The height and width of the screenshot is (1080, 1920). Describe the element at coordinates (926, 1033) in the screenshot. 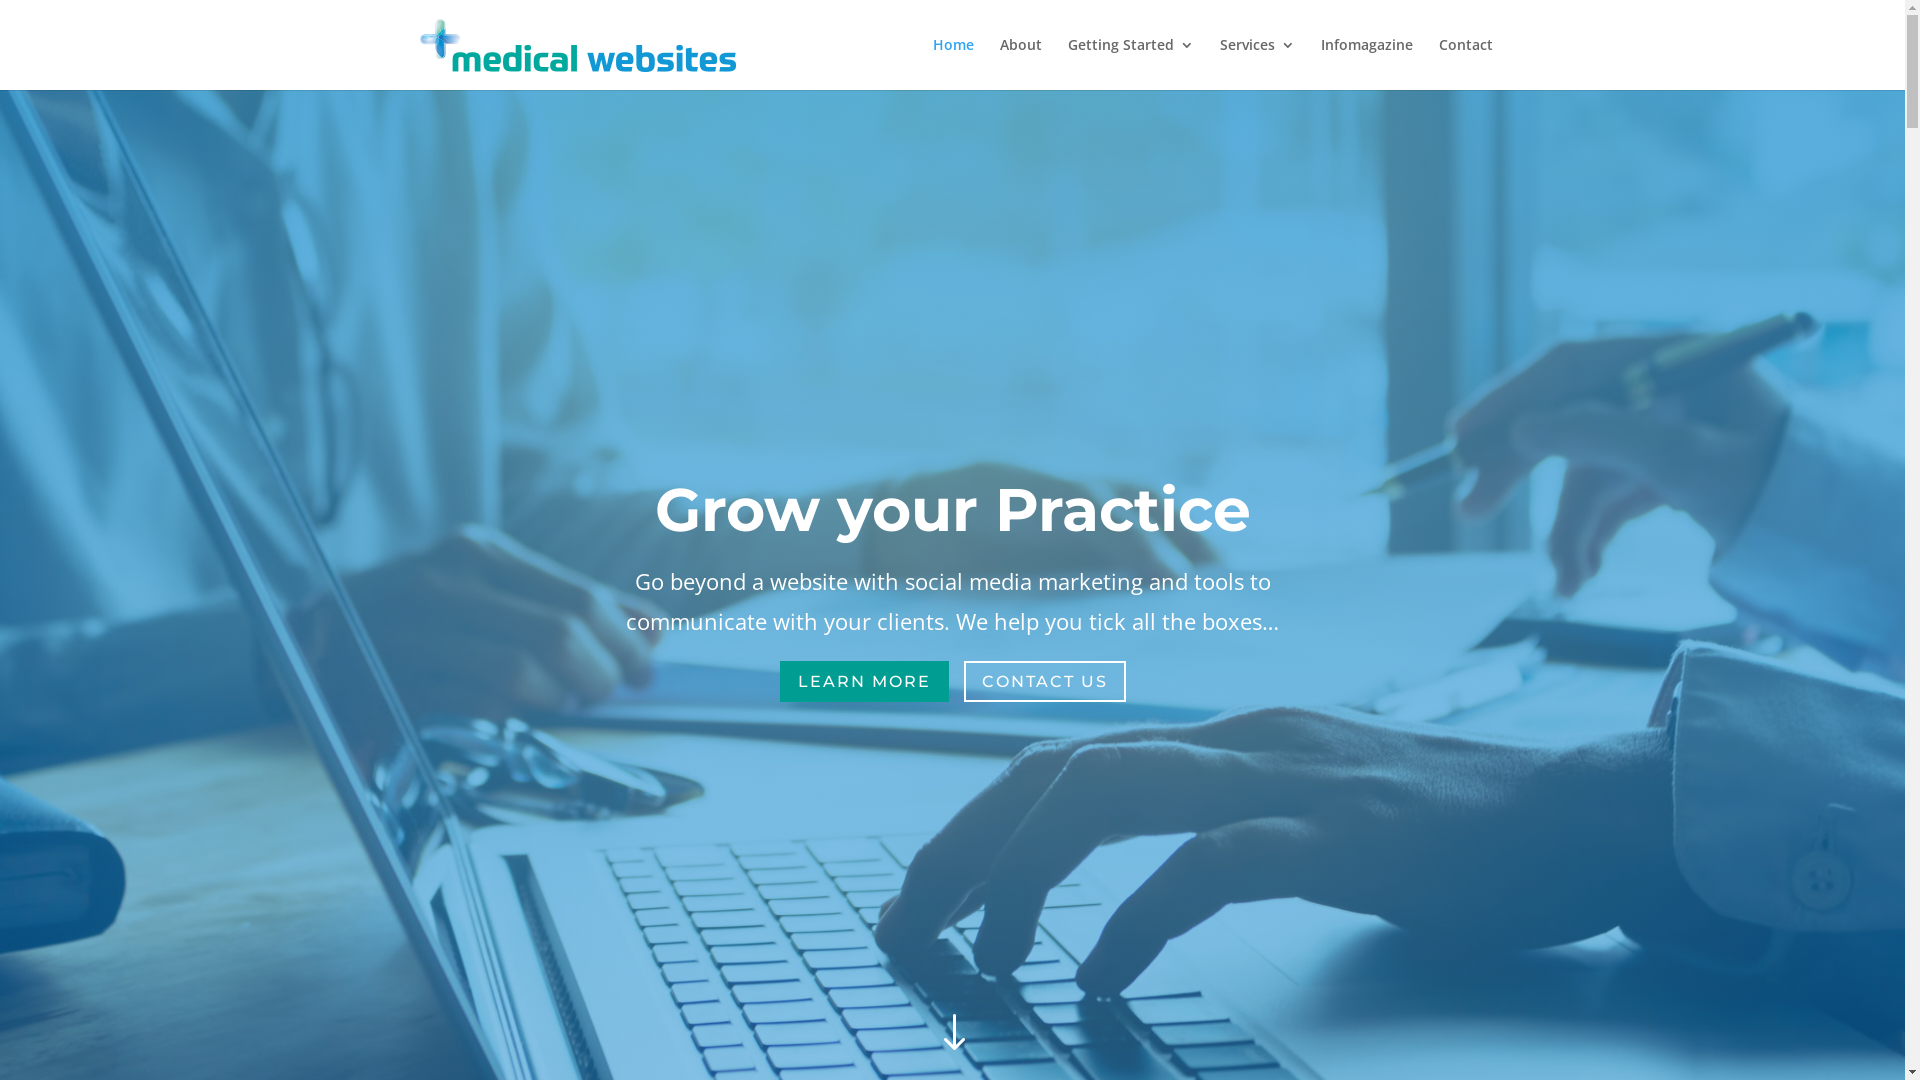

I see `'"'` at that location.